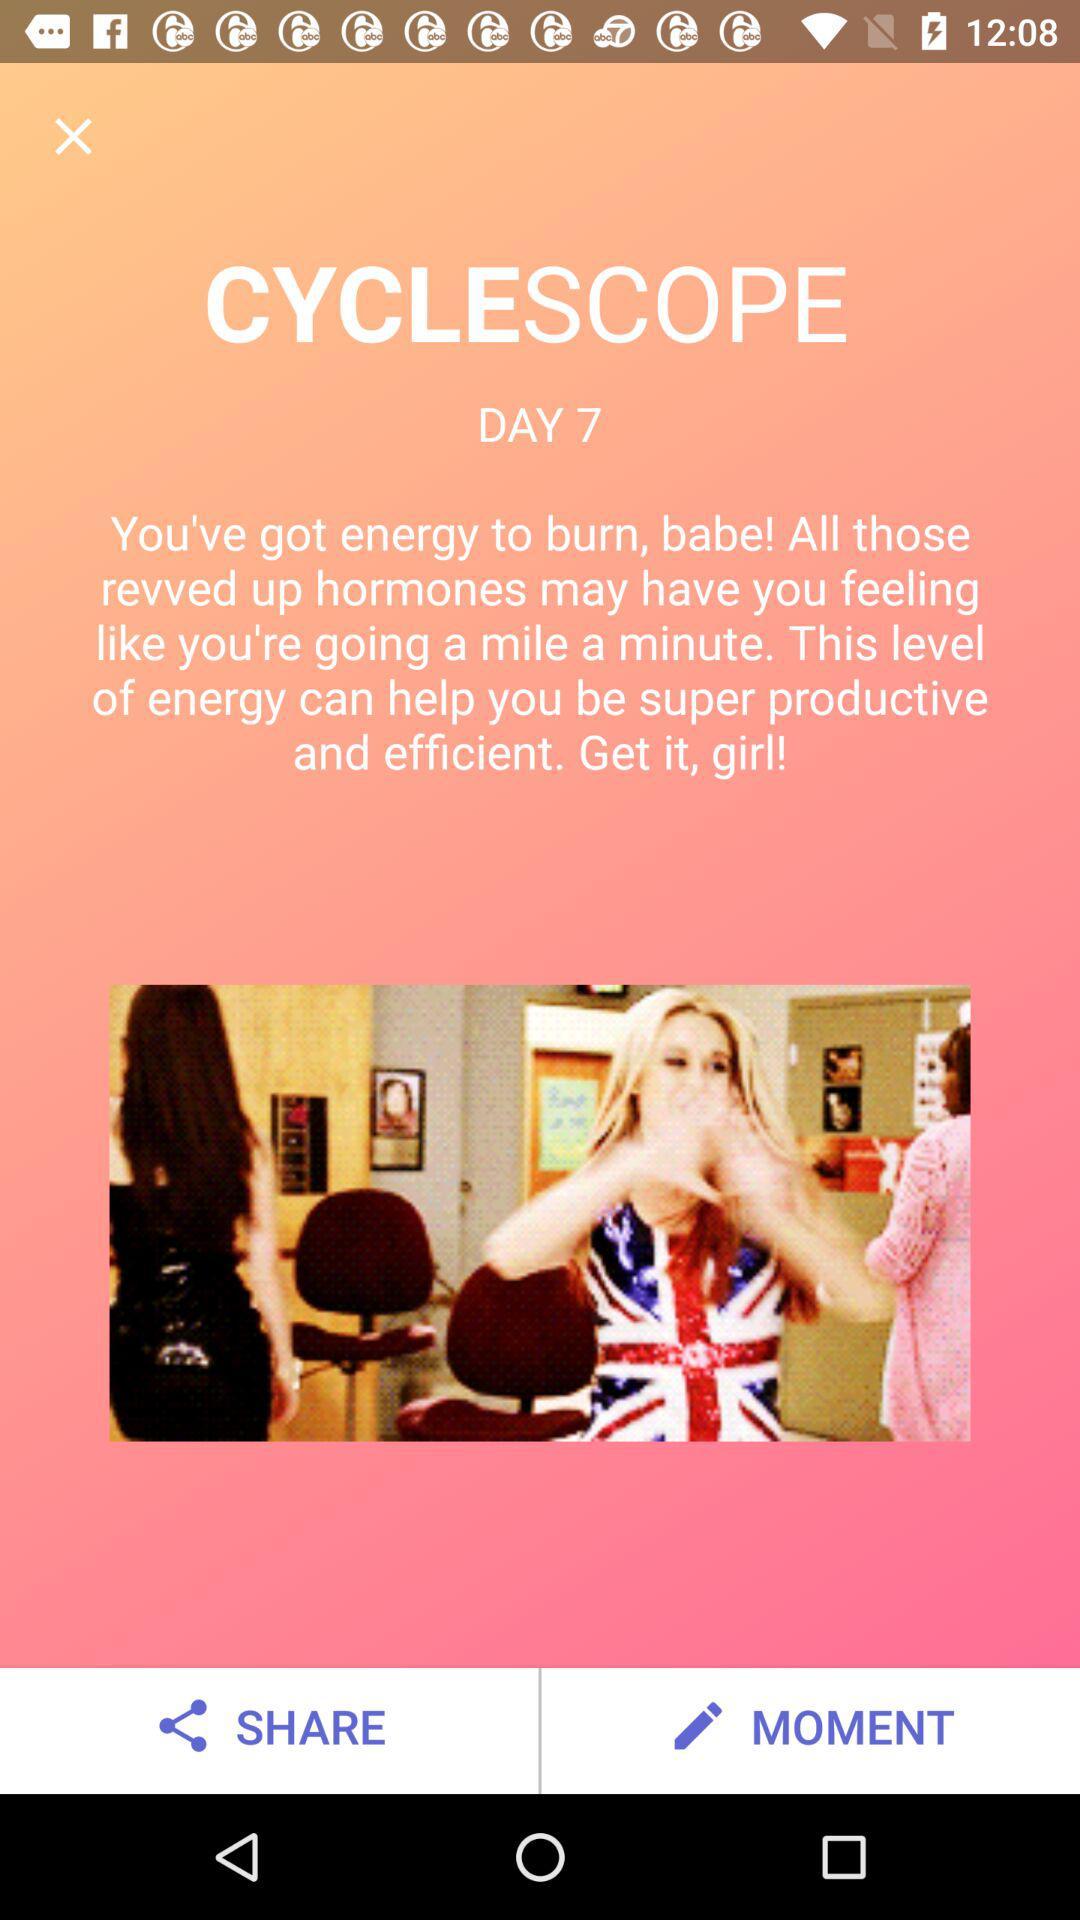 Image resolution: width=1080 pixels, height=1920 pixels. Describe the element at coordinates (72, 135) in the screenshot. I see `autoplay option switch autoplay option` at that location.